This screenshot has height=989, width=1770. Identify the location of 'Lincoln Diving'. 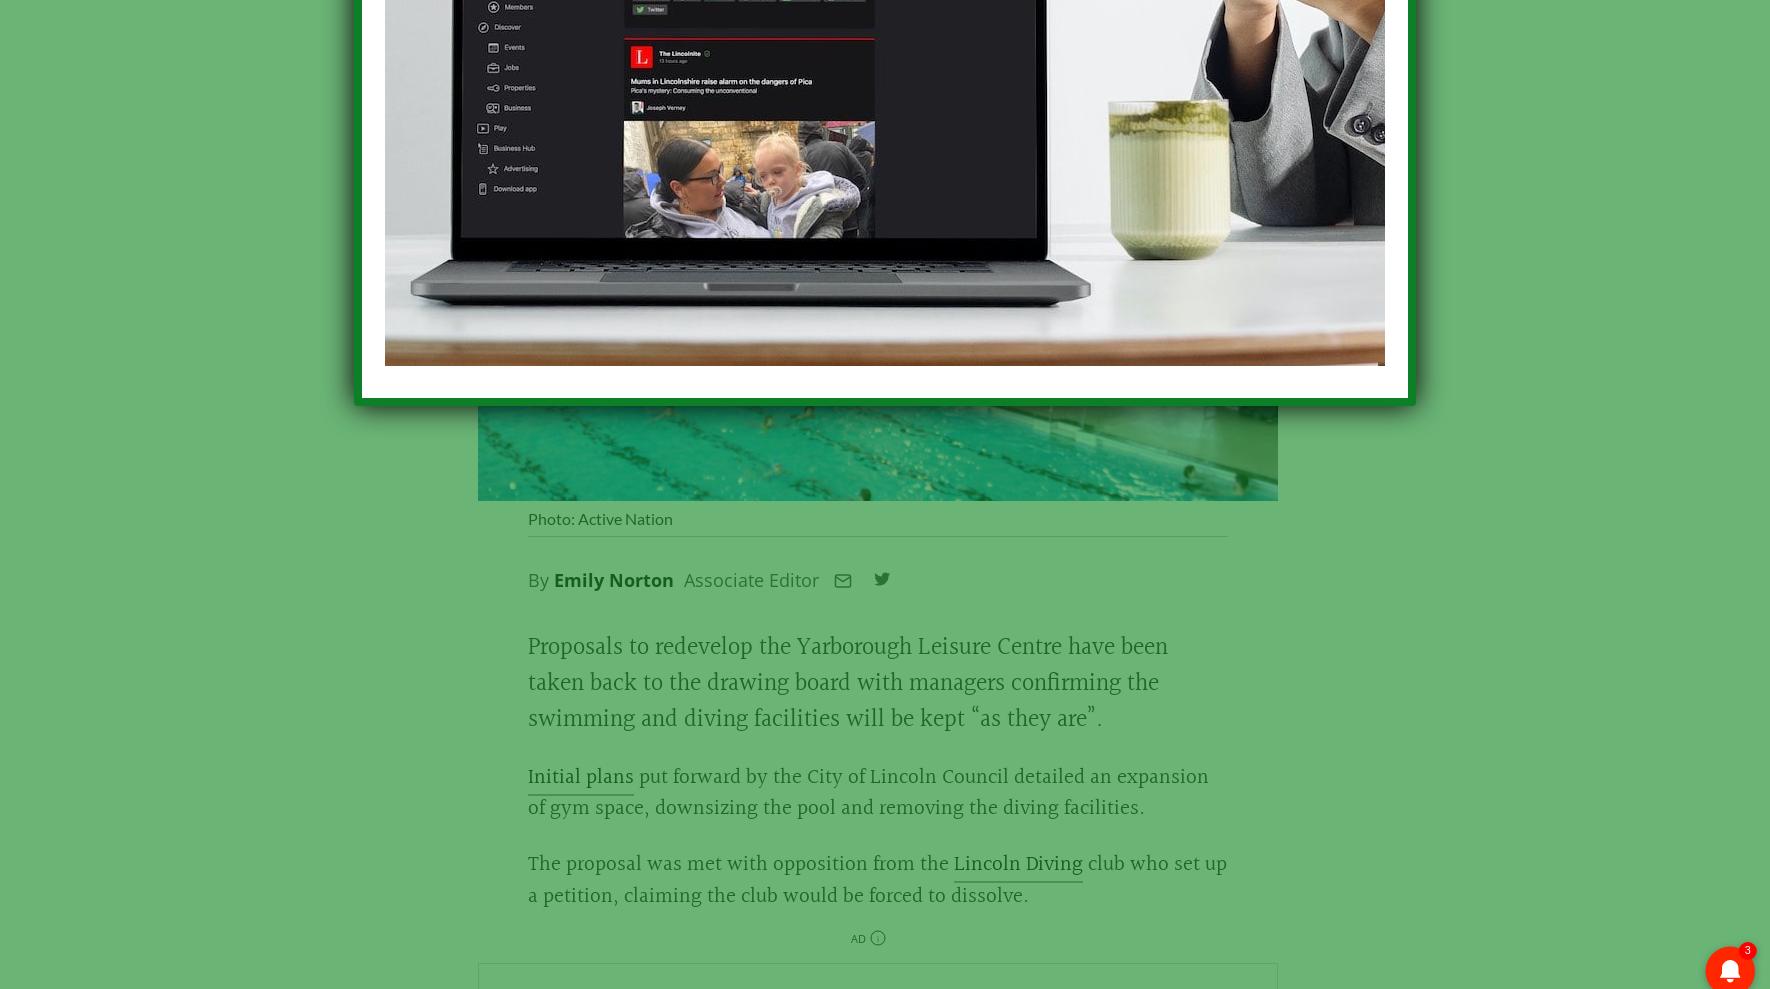
(1016, 876).